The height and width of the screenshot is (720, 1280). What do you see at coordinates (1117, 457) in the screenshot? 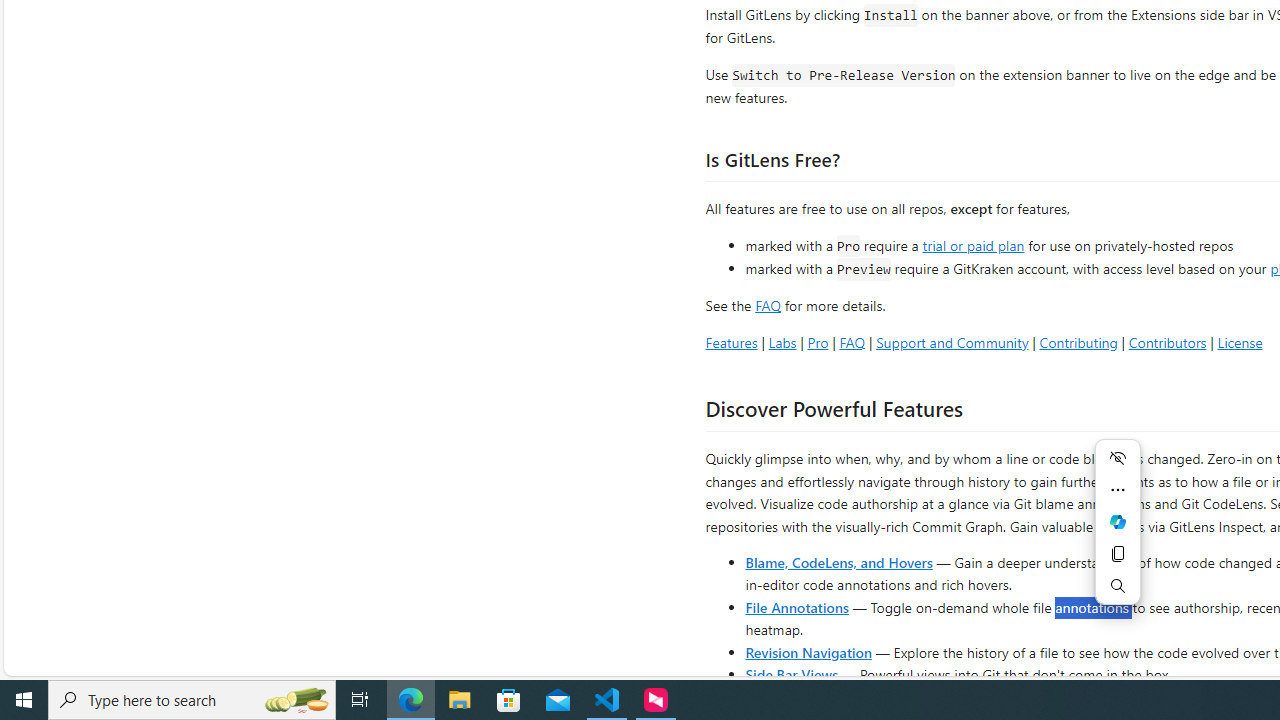
I see `'Hide menu'` at bounding box center [1117, 457].